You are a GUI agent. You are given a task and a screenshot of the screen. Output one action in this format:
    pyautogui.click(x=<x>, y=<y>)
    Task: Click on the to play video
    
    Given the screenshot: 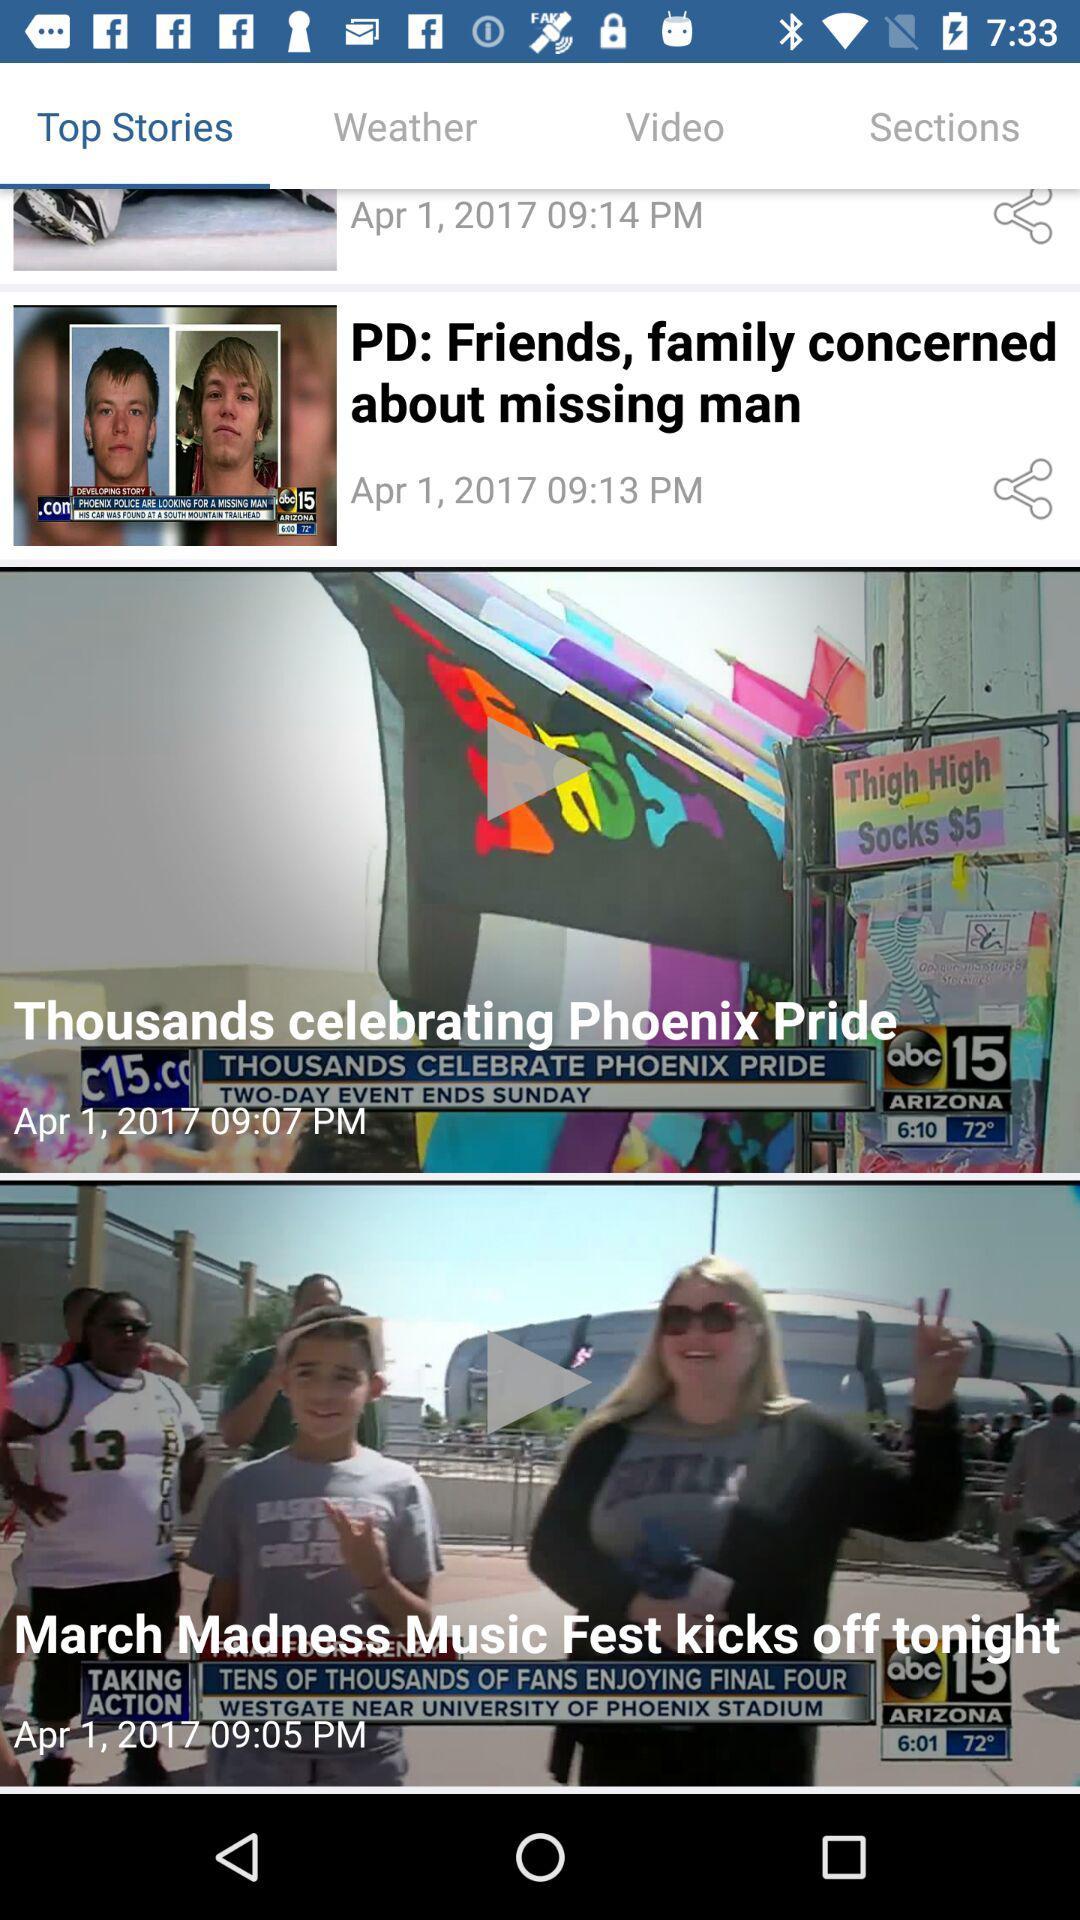 What is the action you would take?
    pyautogui.click(x=174, y=229)
    